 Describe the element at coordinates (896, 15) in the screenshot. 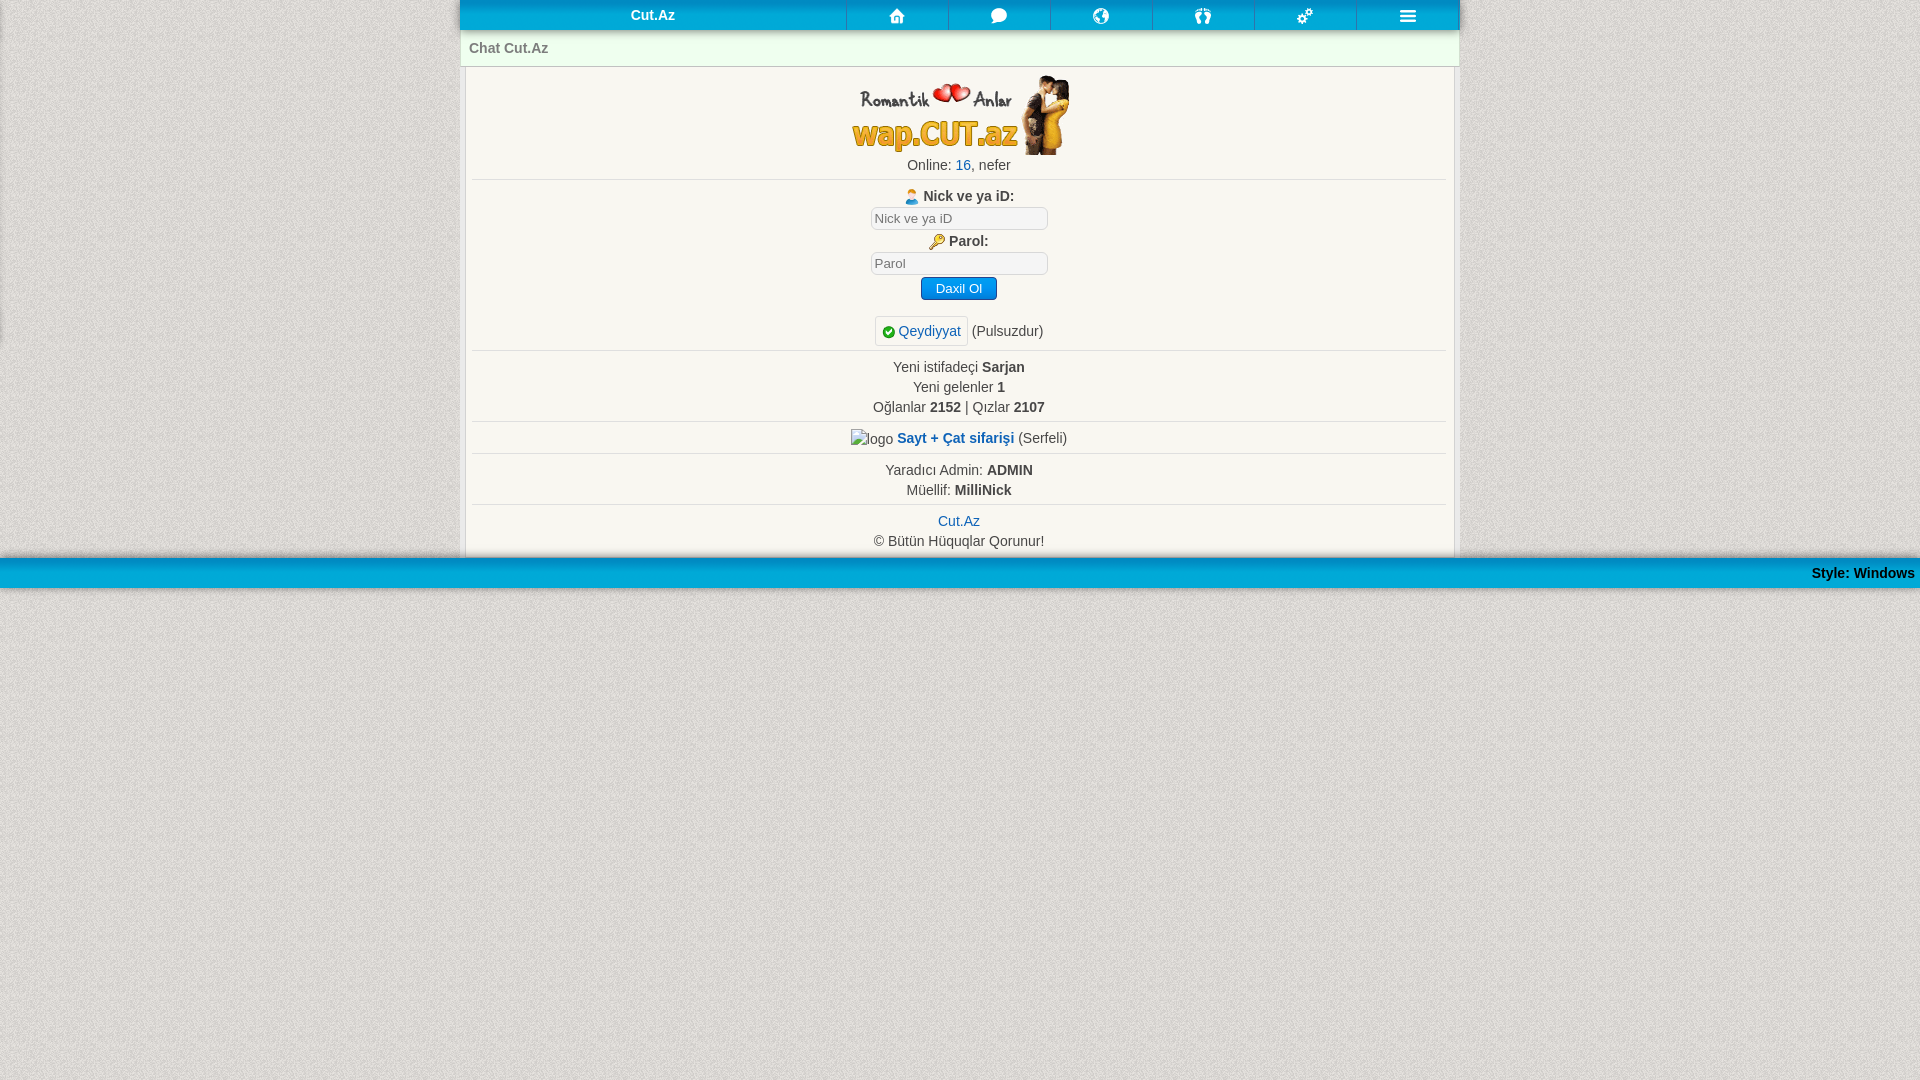

I see `'Ana Sehife'` at that location.